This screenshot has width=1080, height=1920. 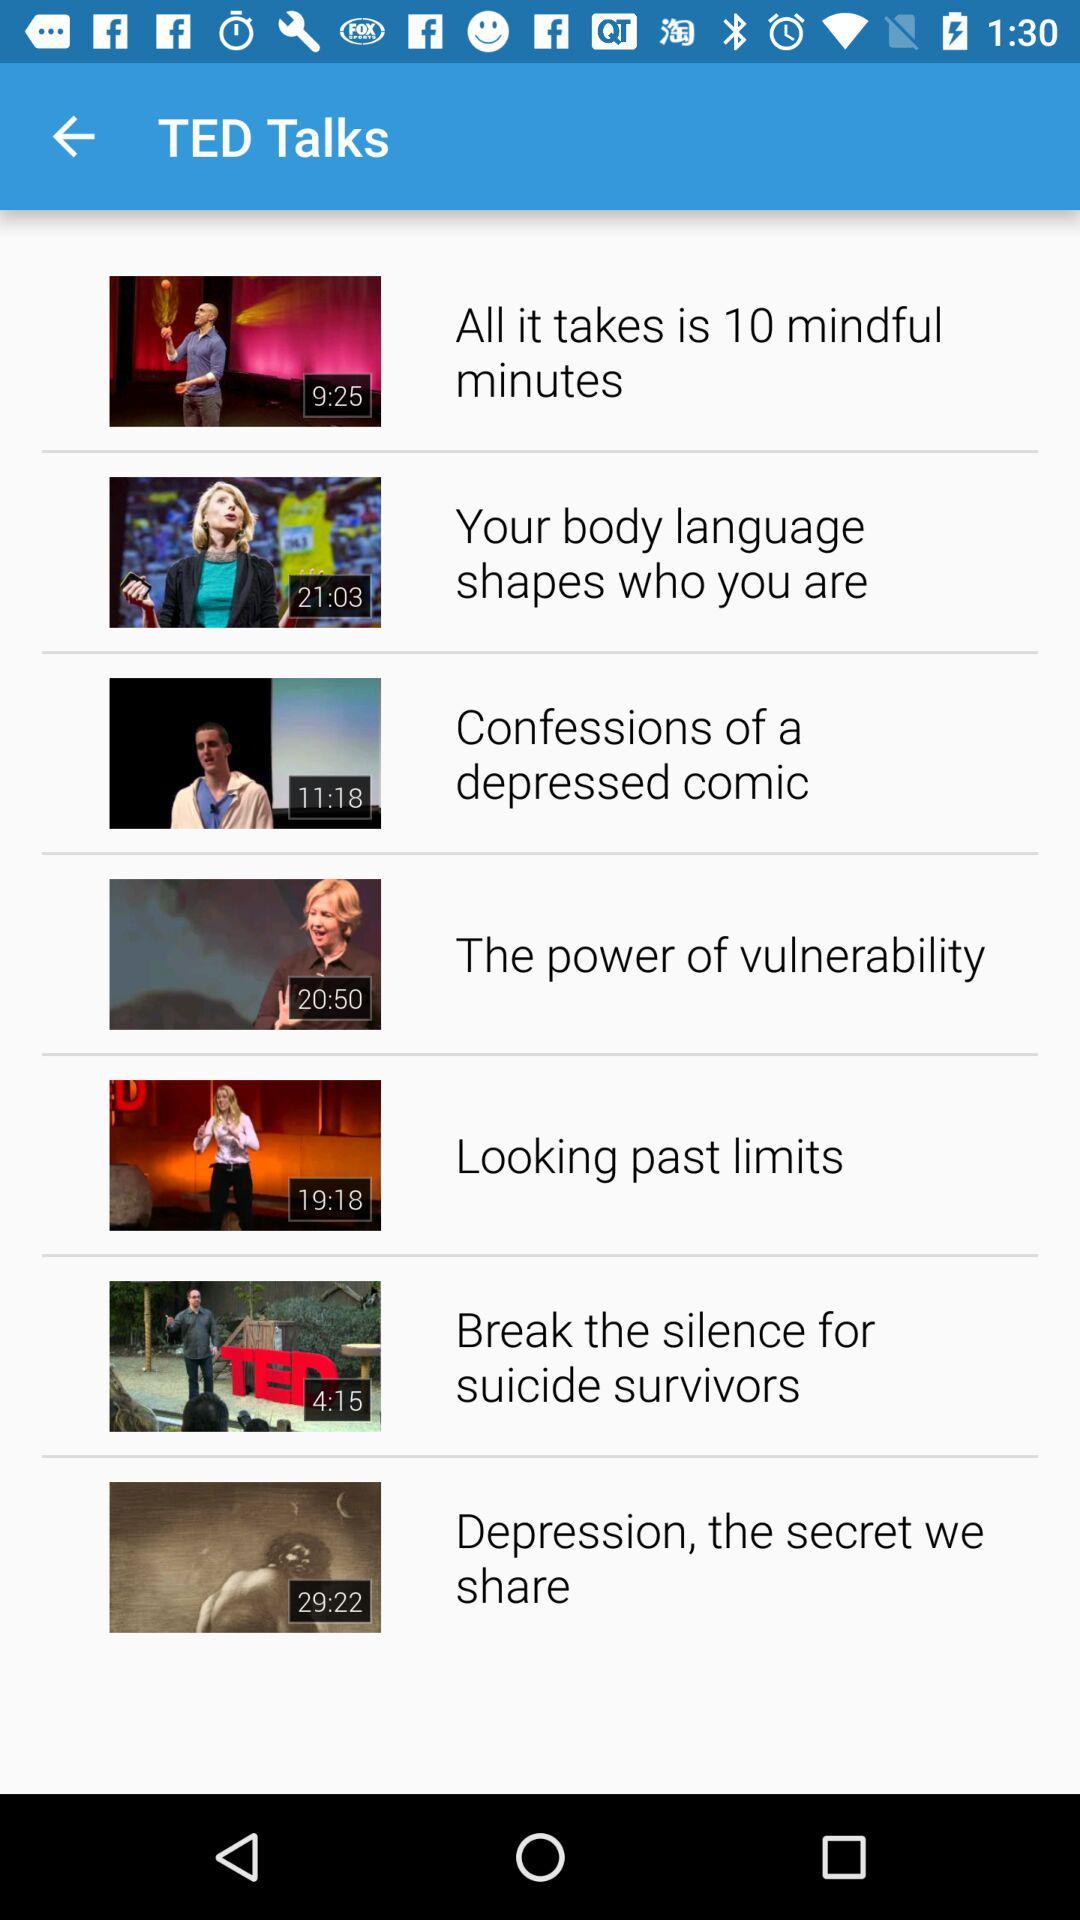 I want to click on the confessions of a app, so click(x=739, y=752).